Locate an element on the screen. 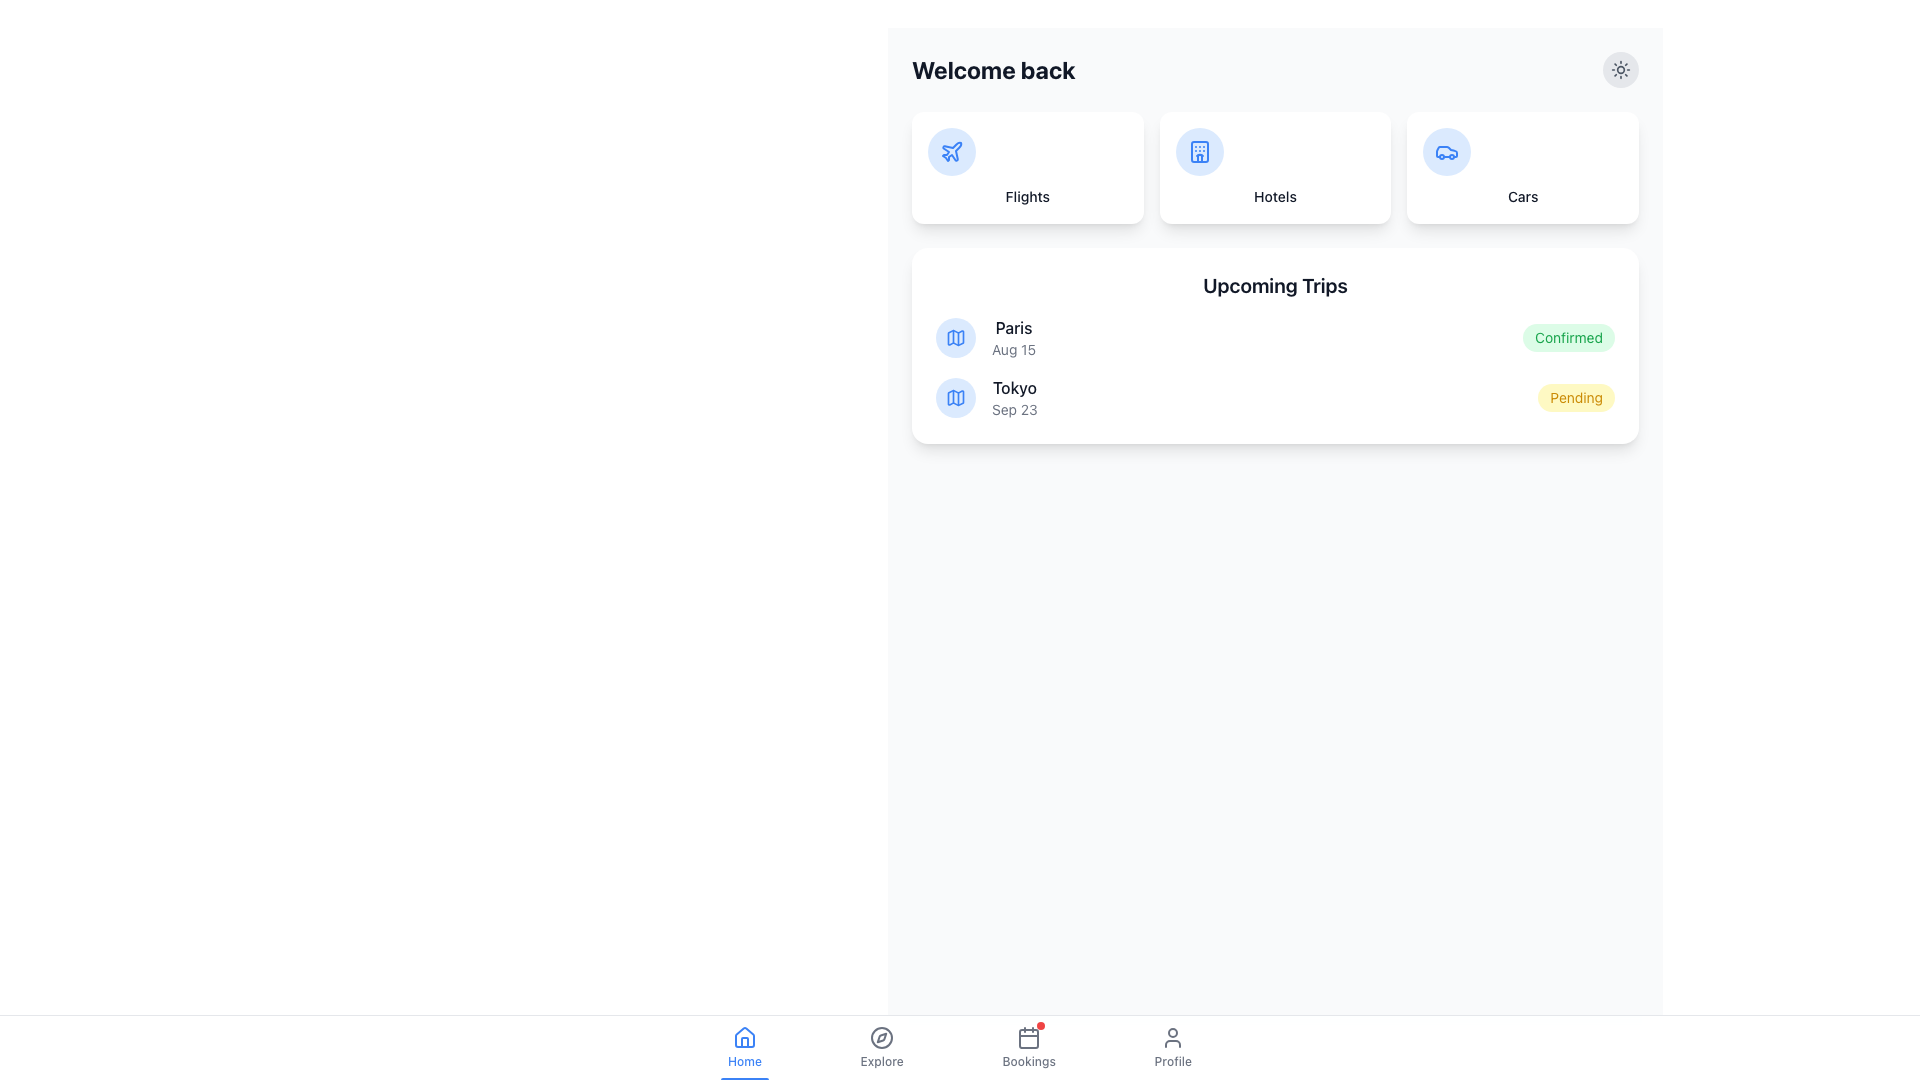  the geographical location icon representing the trip destination 'Paris', which is located in the second column below the 'Welcome Back' heading and to the left of the text 'Paris' is located at coordinates (954, 397).